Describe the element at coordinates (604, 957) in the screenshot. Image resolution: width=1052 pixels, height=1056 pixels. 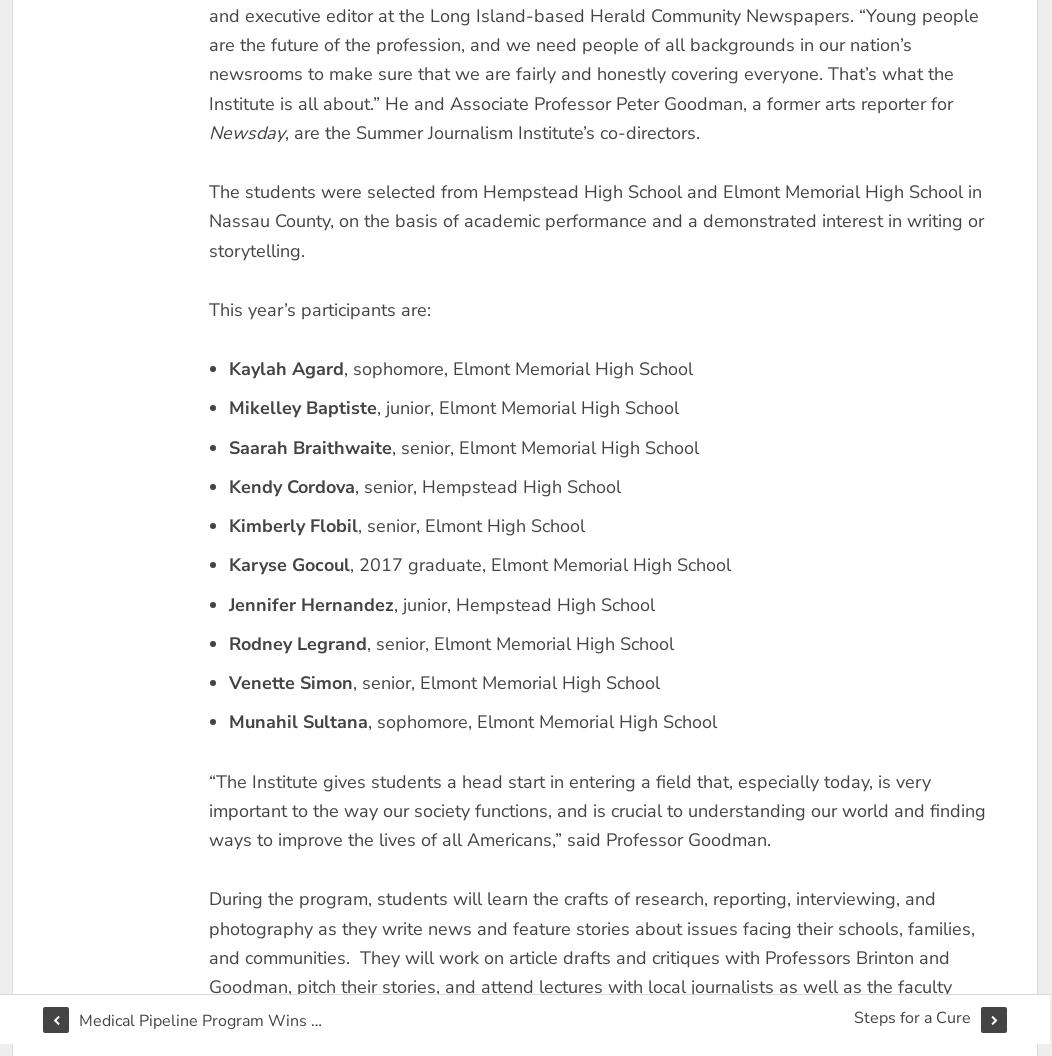
I see `'During the program, students will learn the crafts of research, reporting, interviewing, and photography as they write news and feature stories about issues facing their schools, families, and communities.  They will work on article drafts and critiques with Professors Brinton and Goodman, pitch their stories, and attend lectures with local journalists as well as the faculty from the Herbert School.  A tour of the Herald Community Papers’ editorial offices is also planned.'` at that location.